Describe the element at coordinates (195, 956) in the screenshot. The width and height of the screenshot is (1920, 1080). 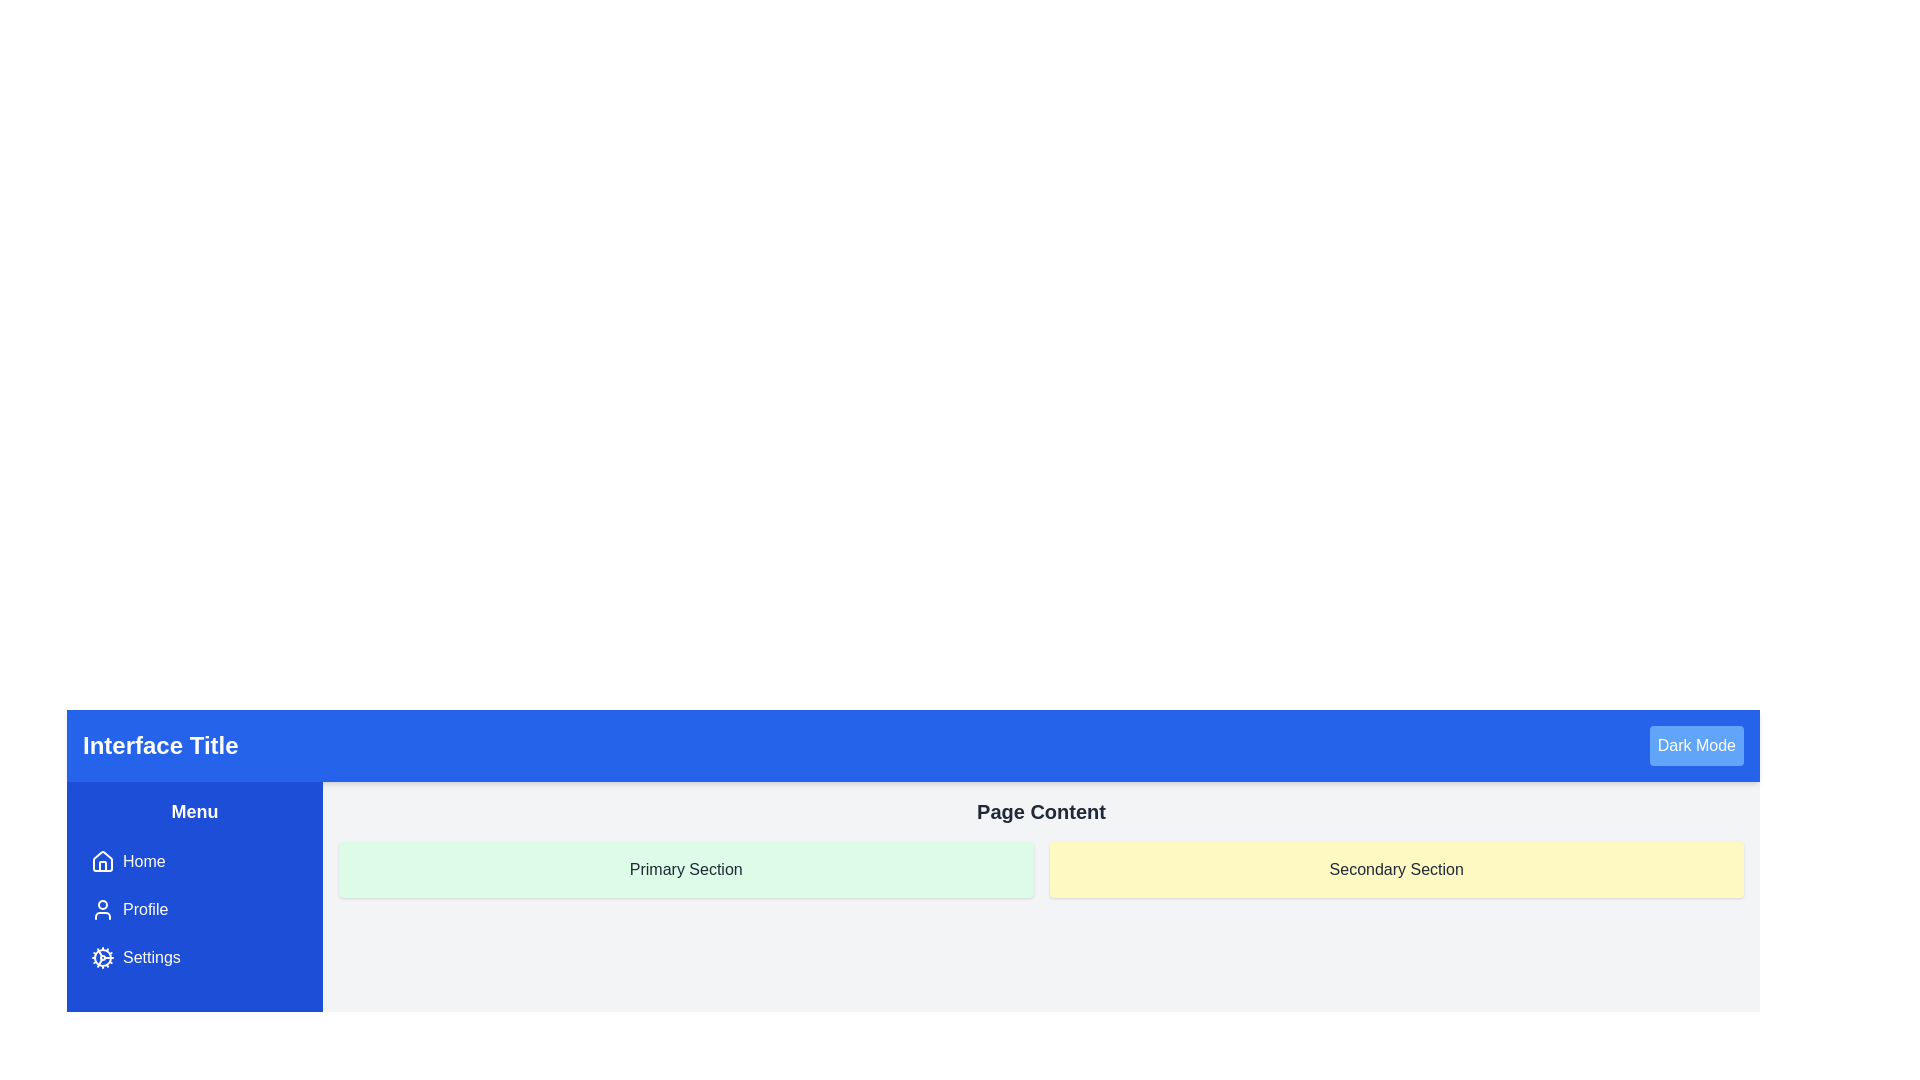
I see `the 'Settings' button located on the left sidebar, which is the third item in the vertical list of menu options` at that location.